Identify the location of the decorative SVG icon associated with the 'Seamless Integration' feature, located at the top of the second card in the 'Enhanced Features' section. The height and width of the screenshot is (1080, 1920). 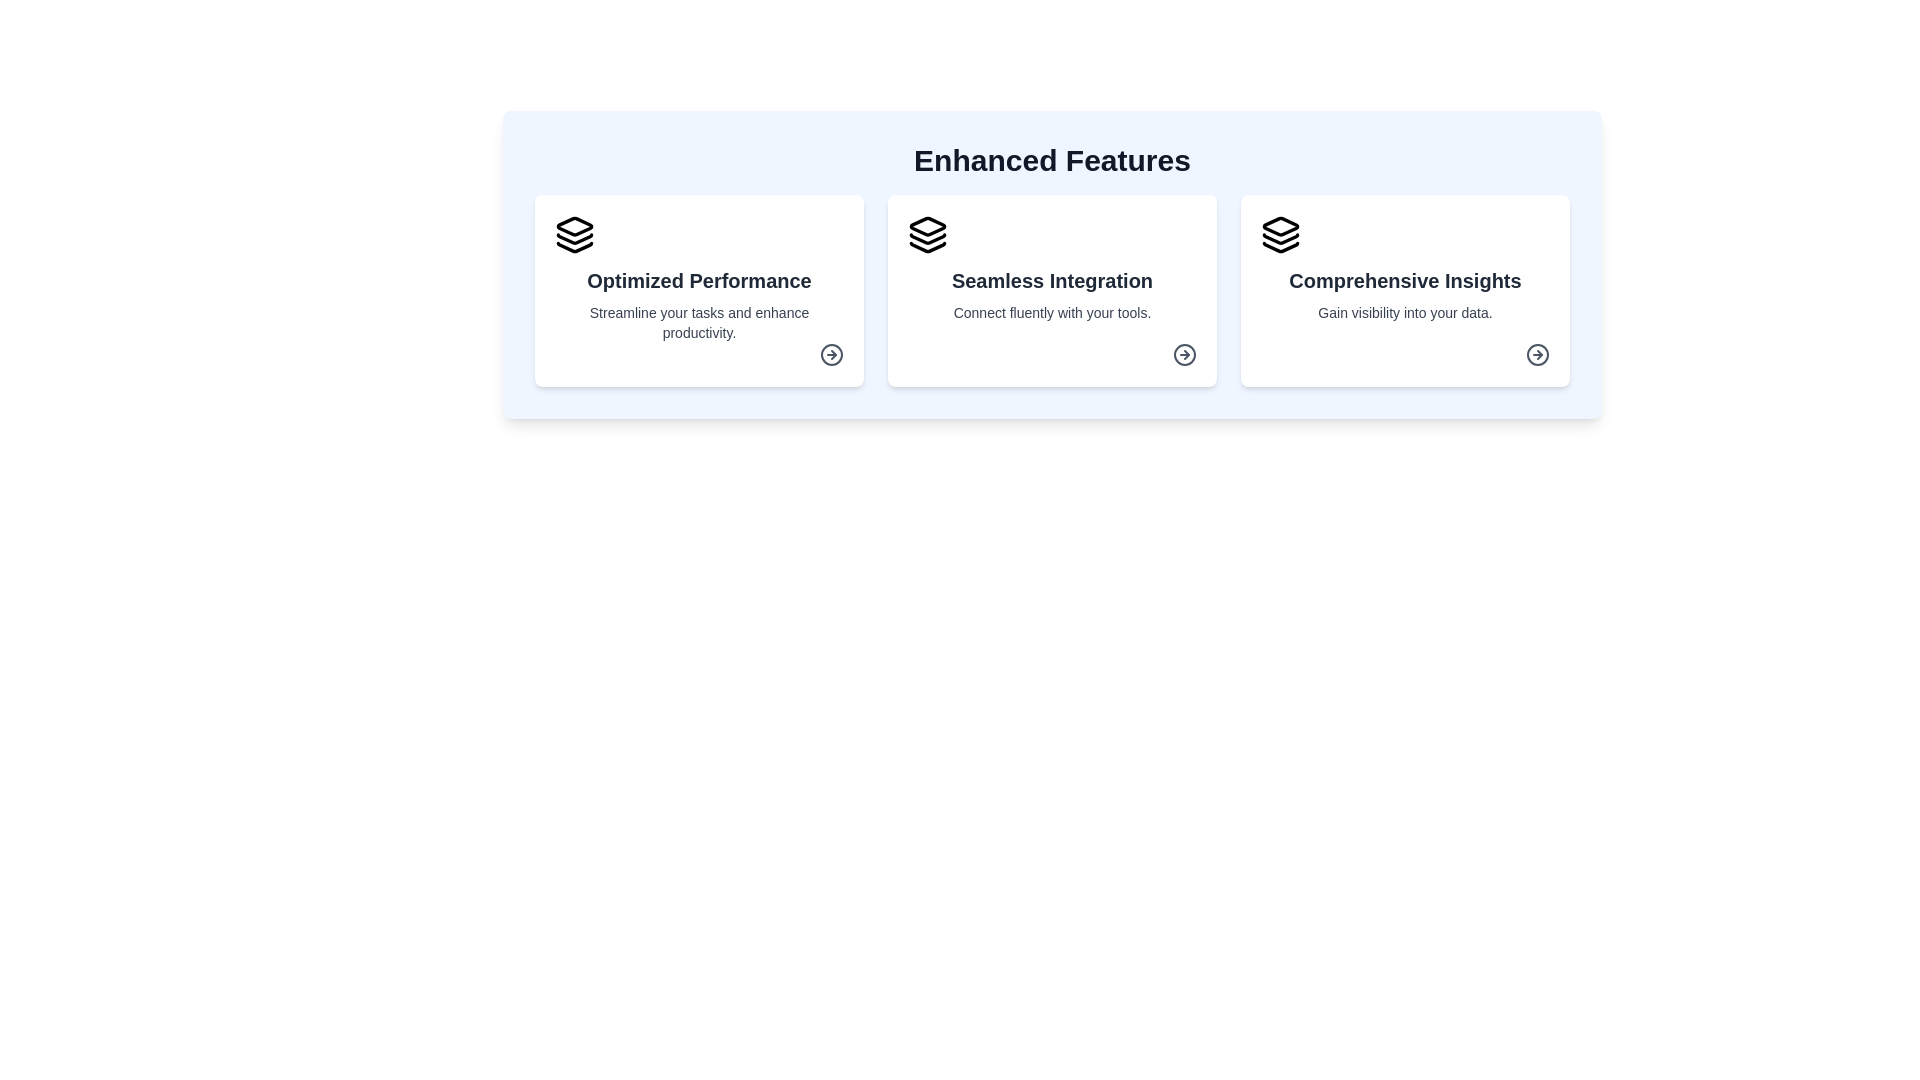
(926, 234).